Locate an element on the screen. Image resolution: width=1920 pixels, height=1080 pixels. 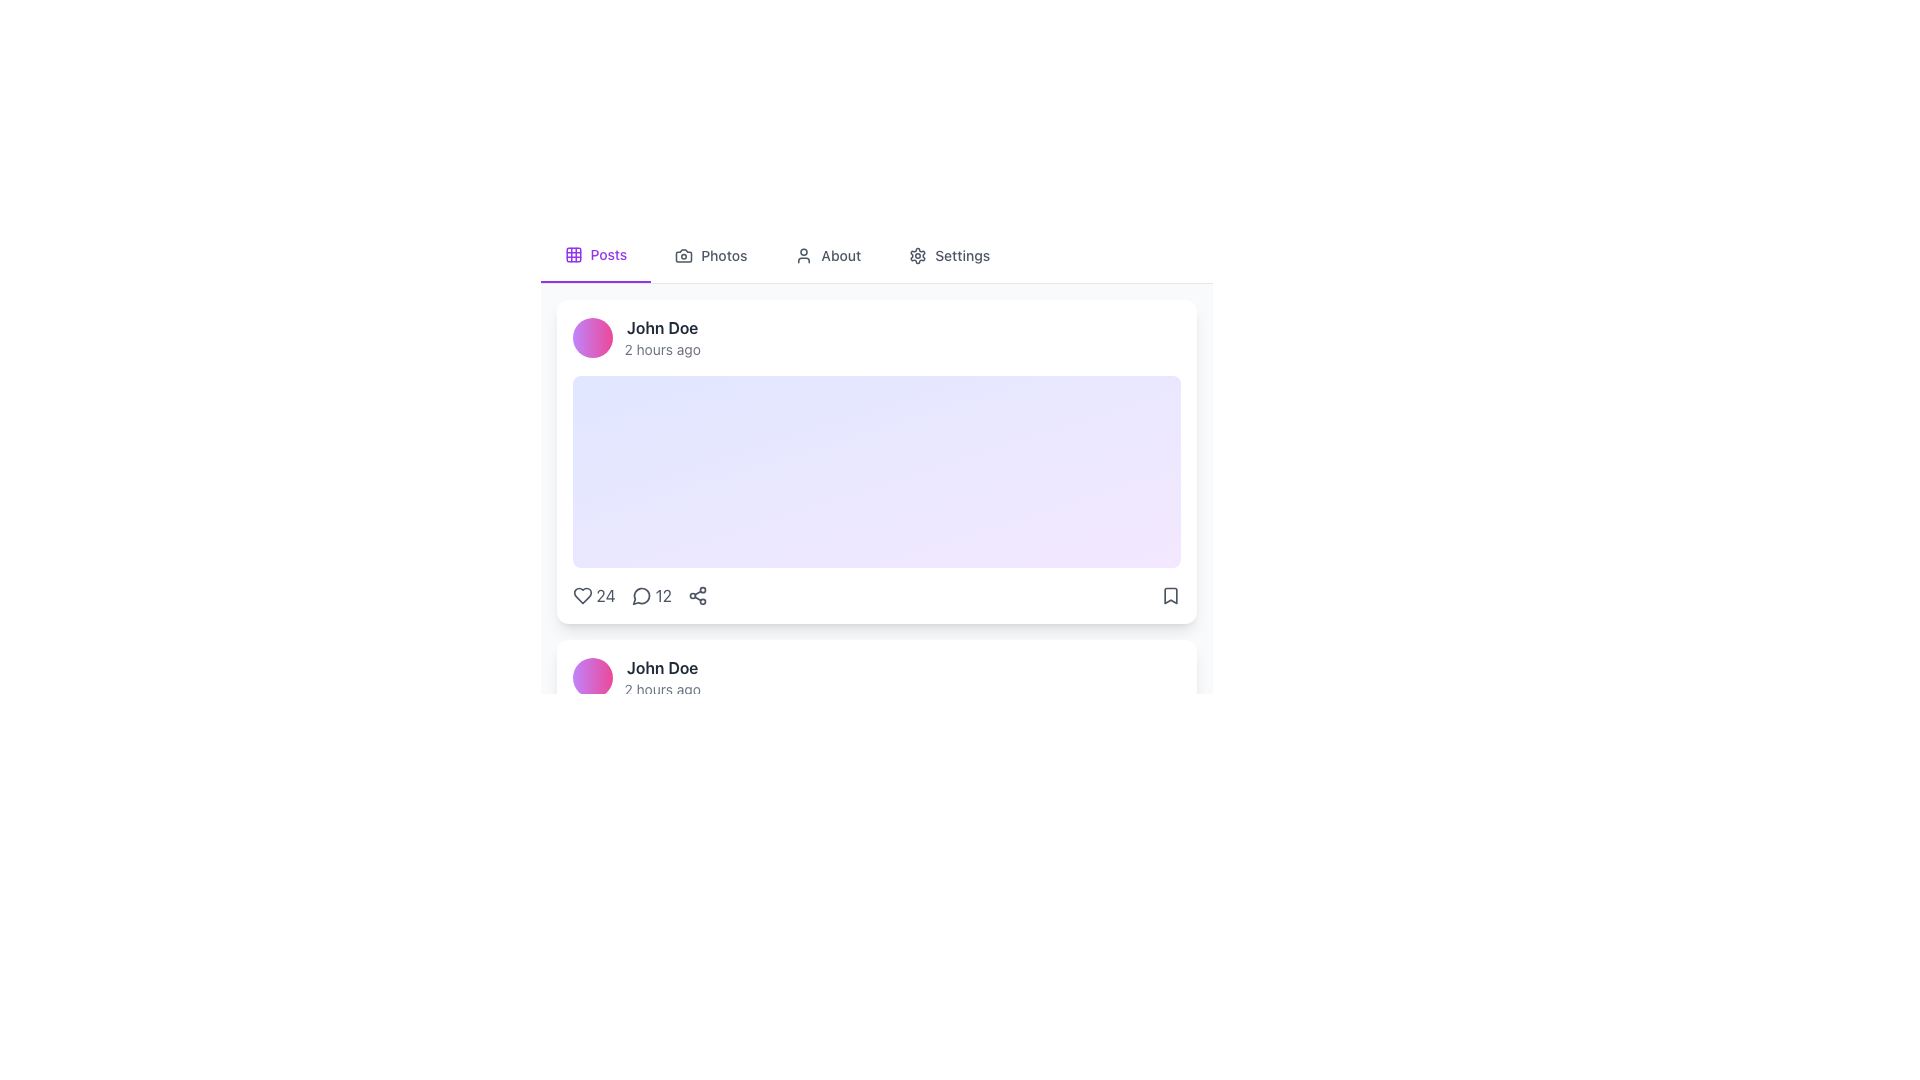
the timestamp text label located below and slightly to the right of 'John Doe' in the first post header is located at coordinates (662, 349).